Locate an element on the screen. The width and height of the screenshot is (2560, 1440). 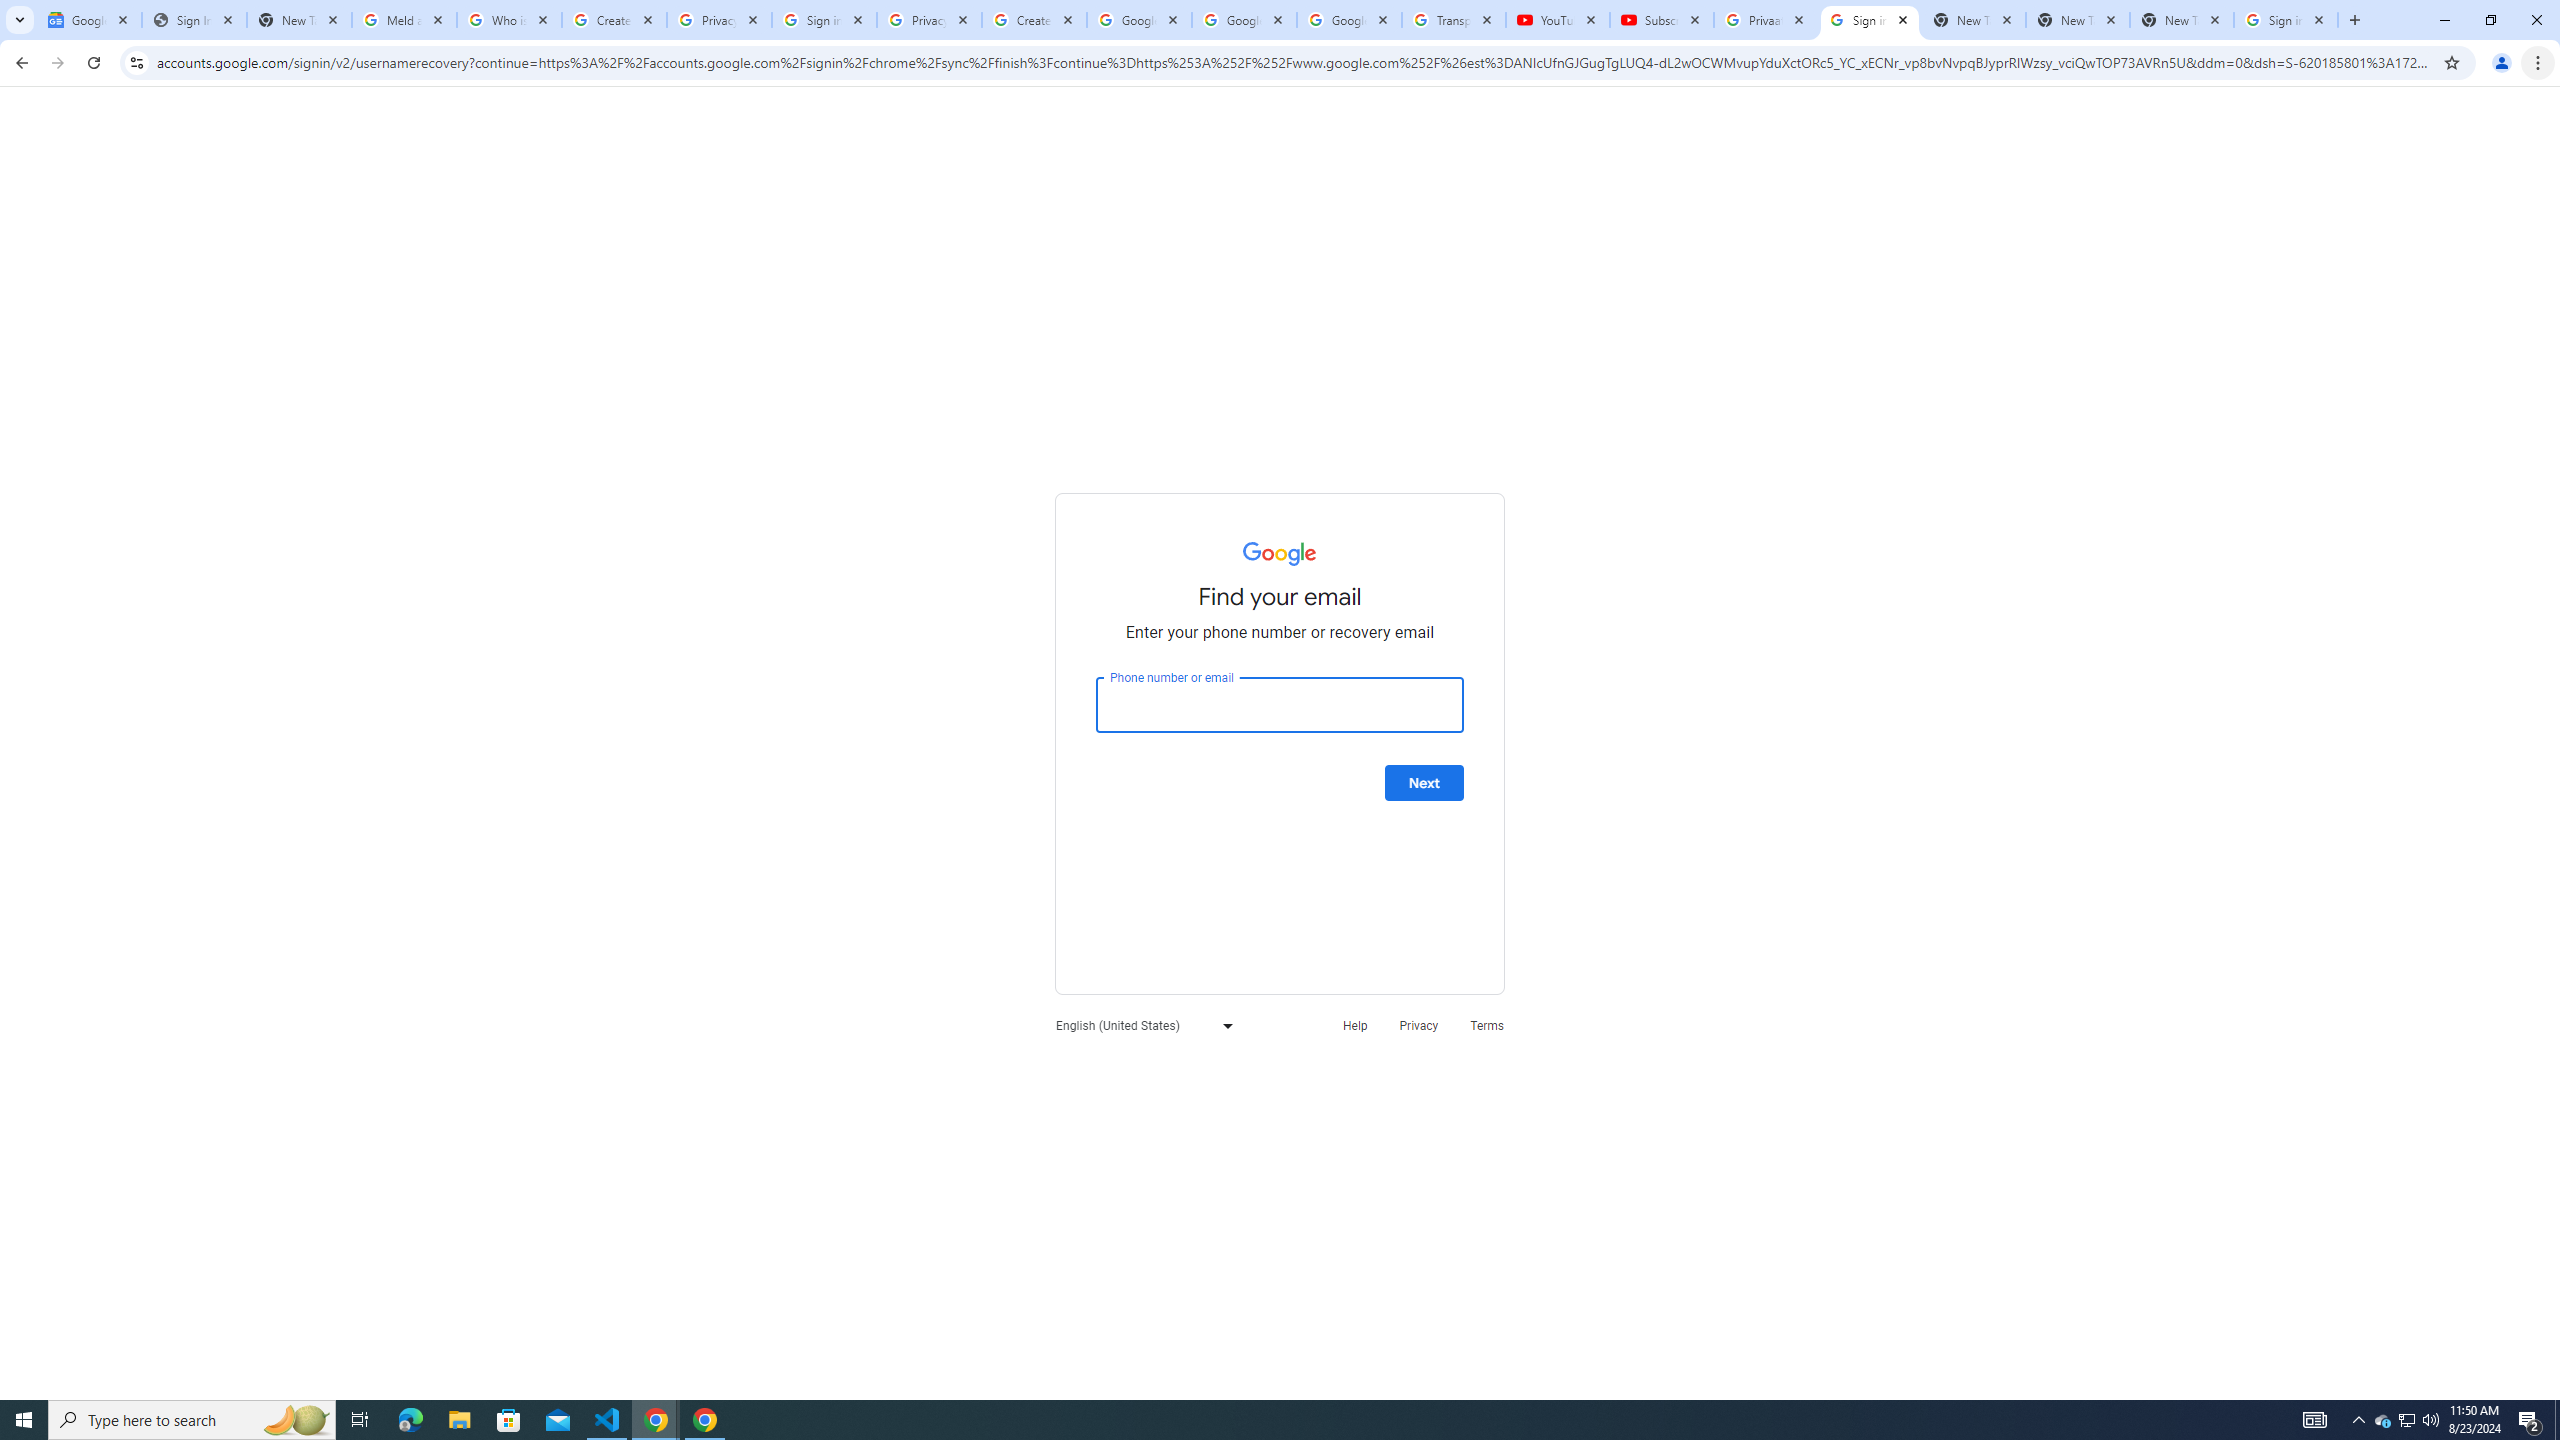
'YouTube' is located at coordinates (1557, 19).